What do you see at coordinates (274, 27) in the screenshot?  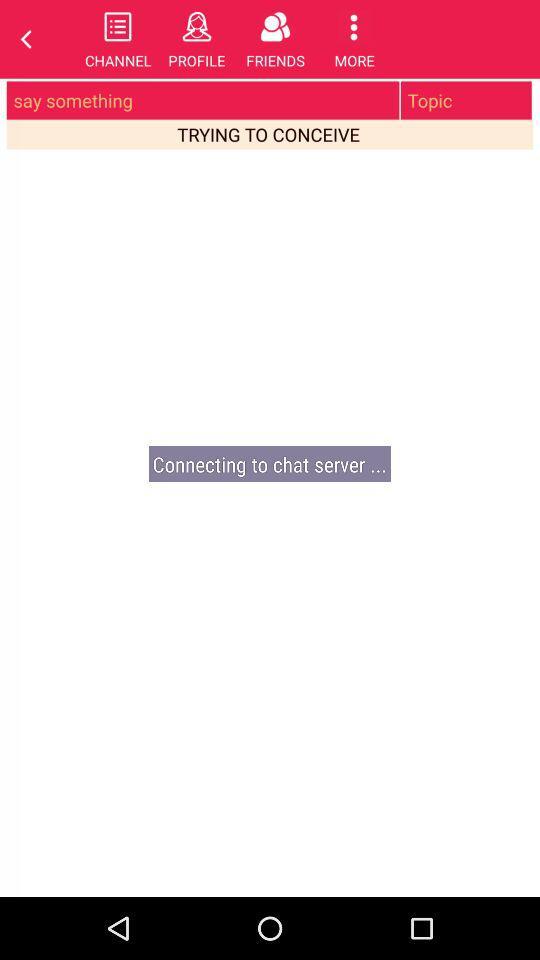 I see `the group icon` at bounding box center [274, 27].